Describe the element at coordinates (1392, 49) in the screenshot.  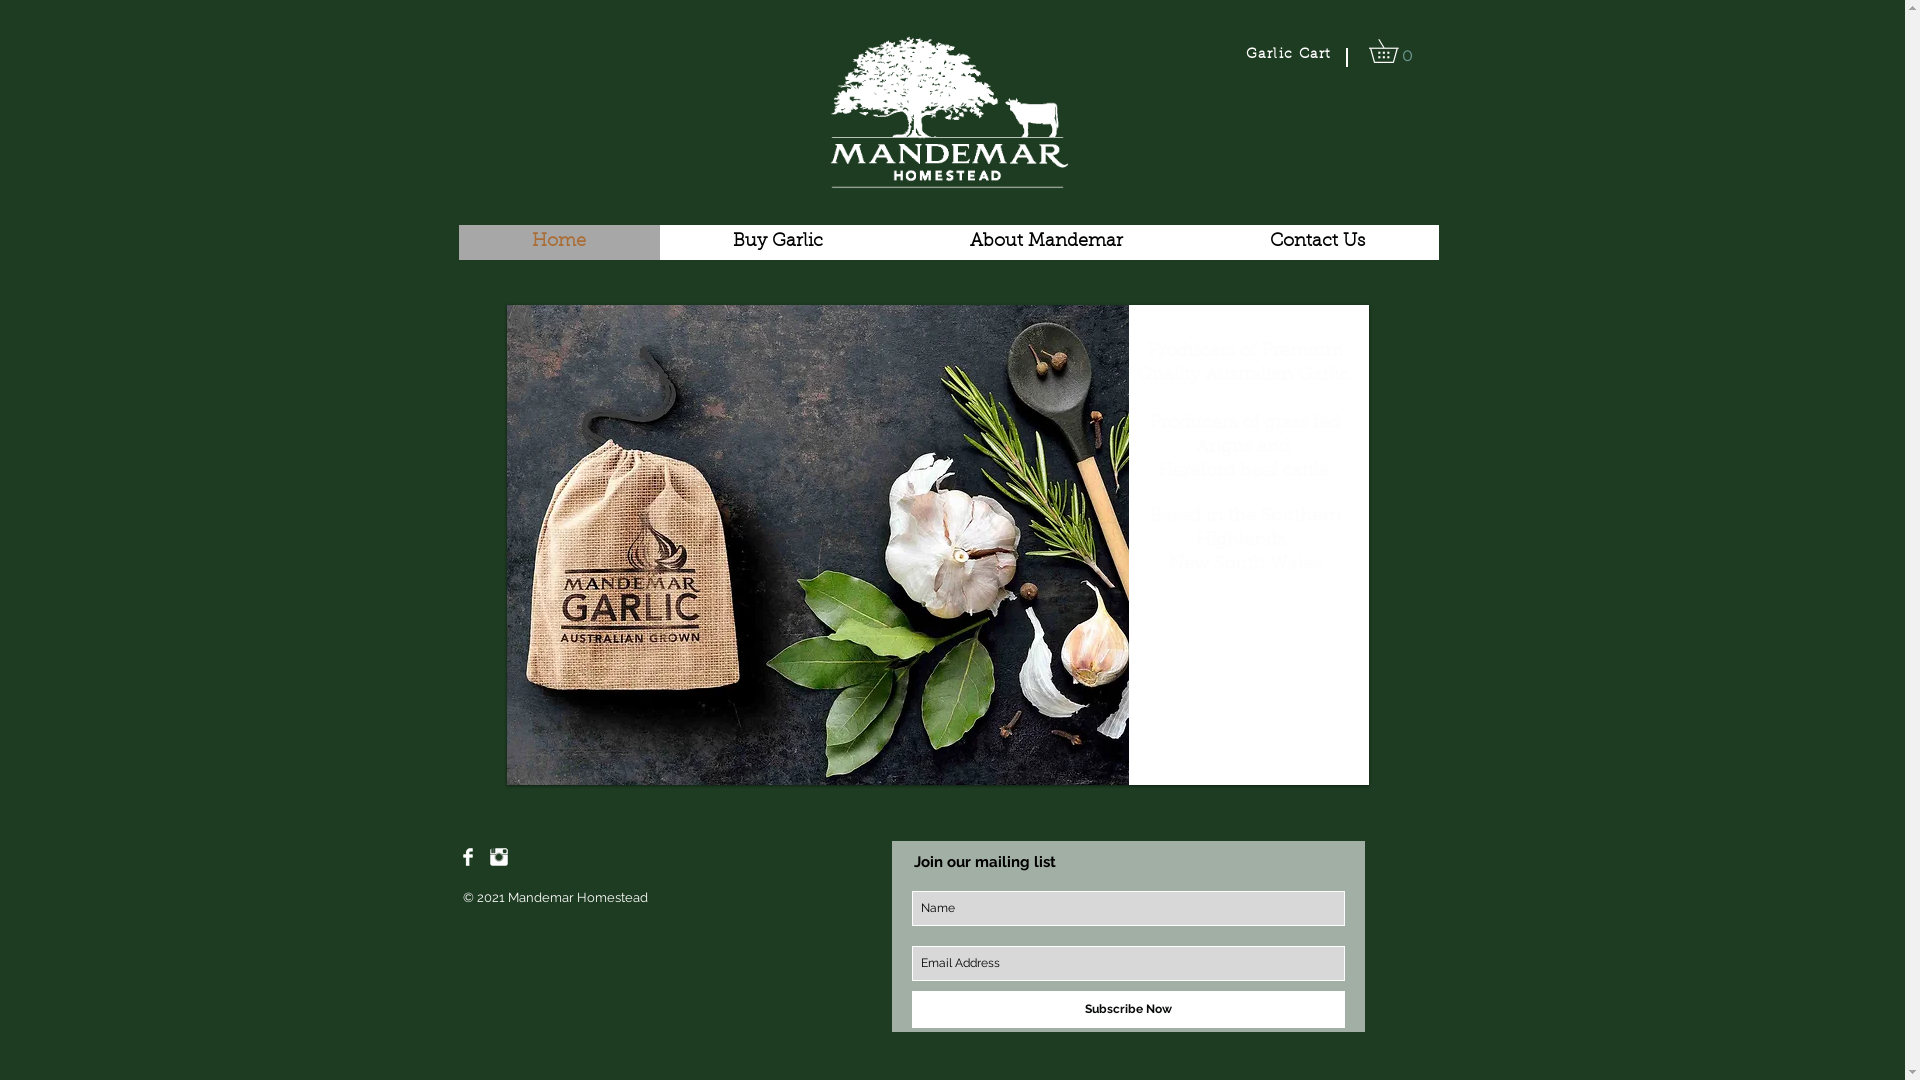
I see `'0'` at that location.